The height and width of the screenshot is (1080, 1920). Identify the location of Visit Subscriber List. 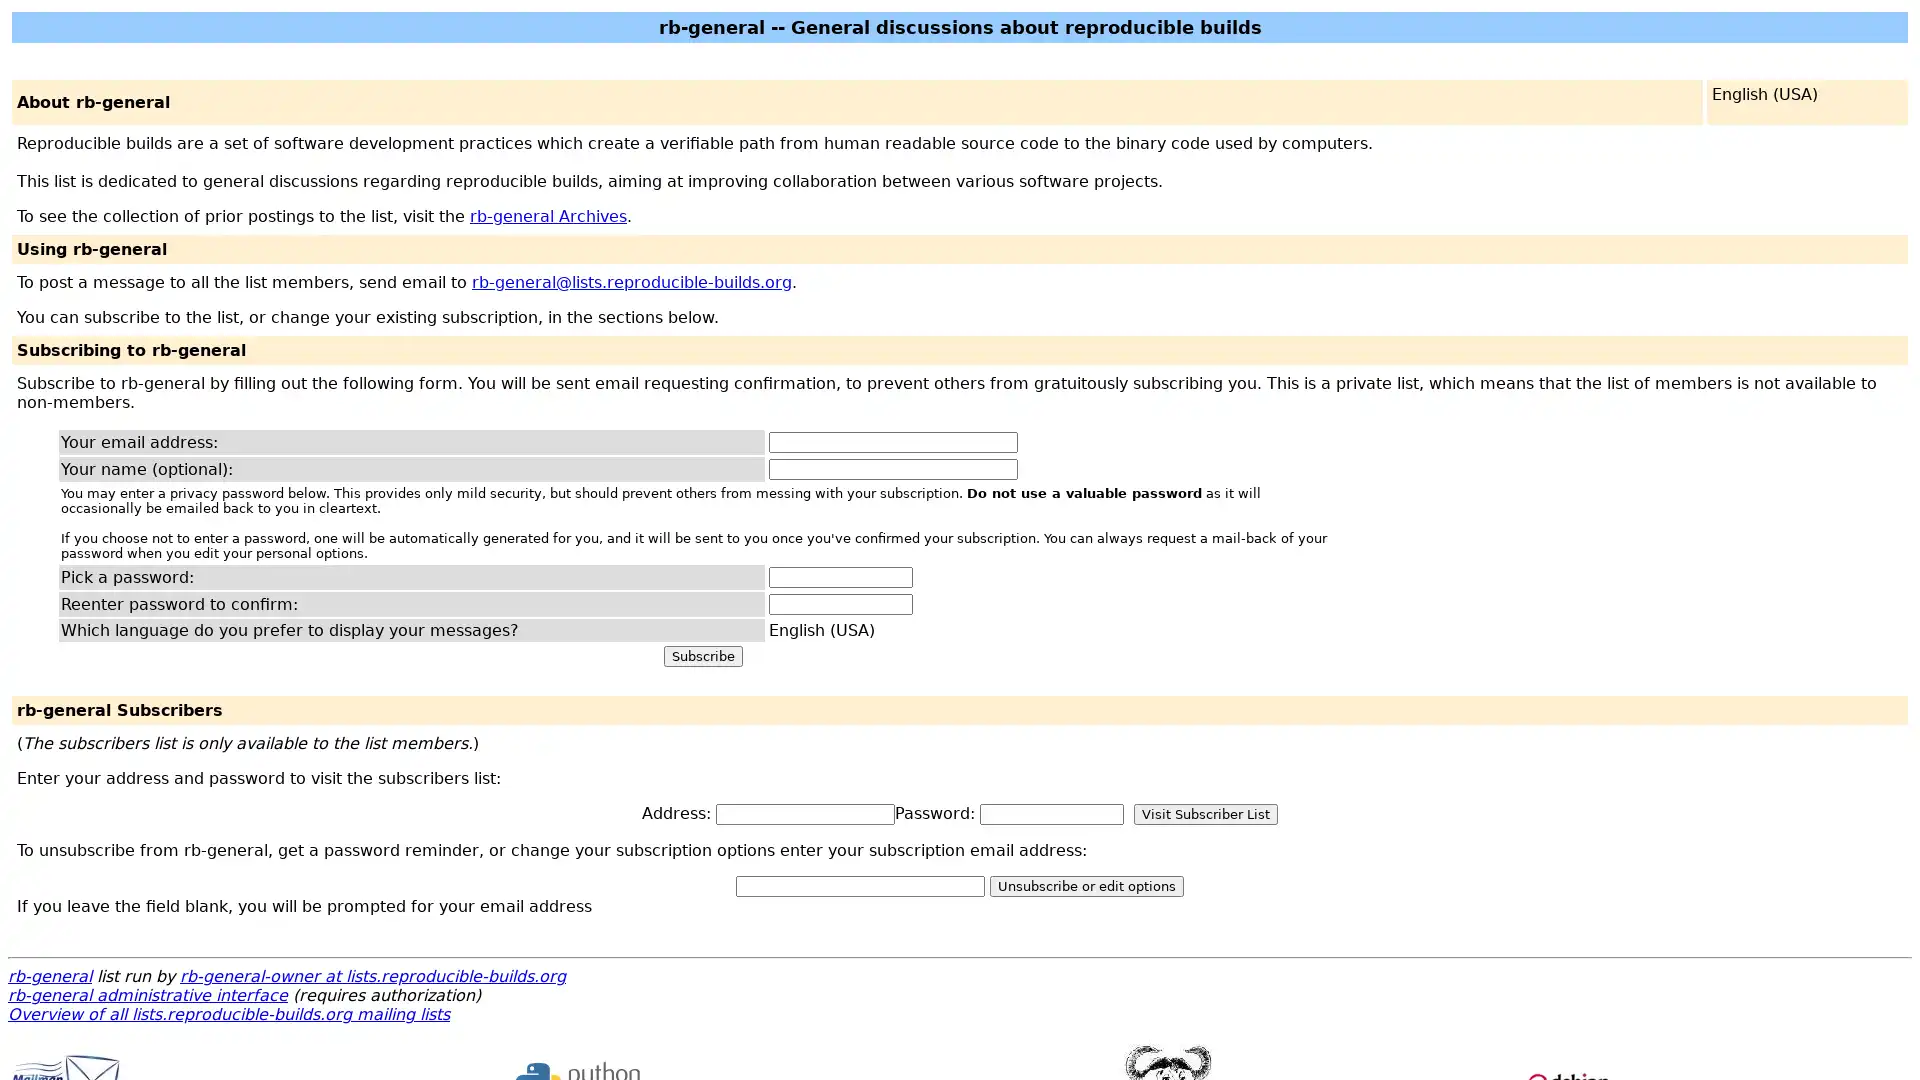
(1204, 814).